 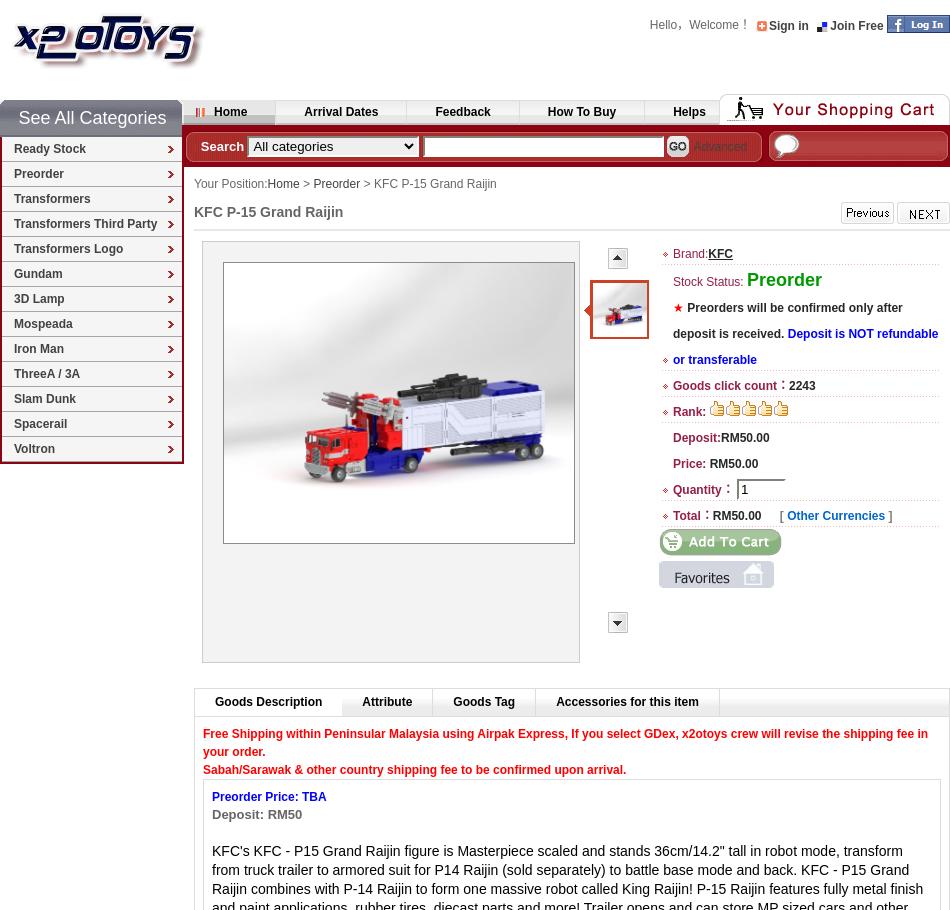 What do you see at coordinates (206, 733) in the screenshot?
I see `'F'` at bounding box center [206, 733].